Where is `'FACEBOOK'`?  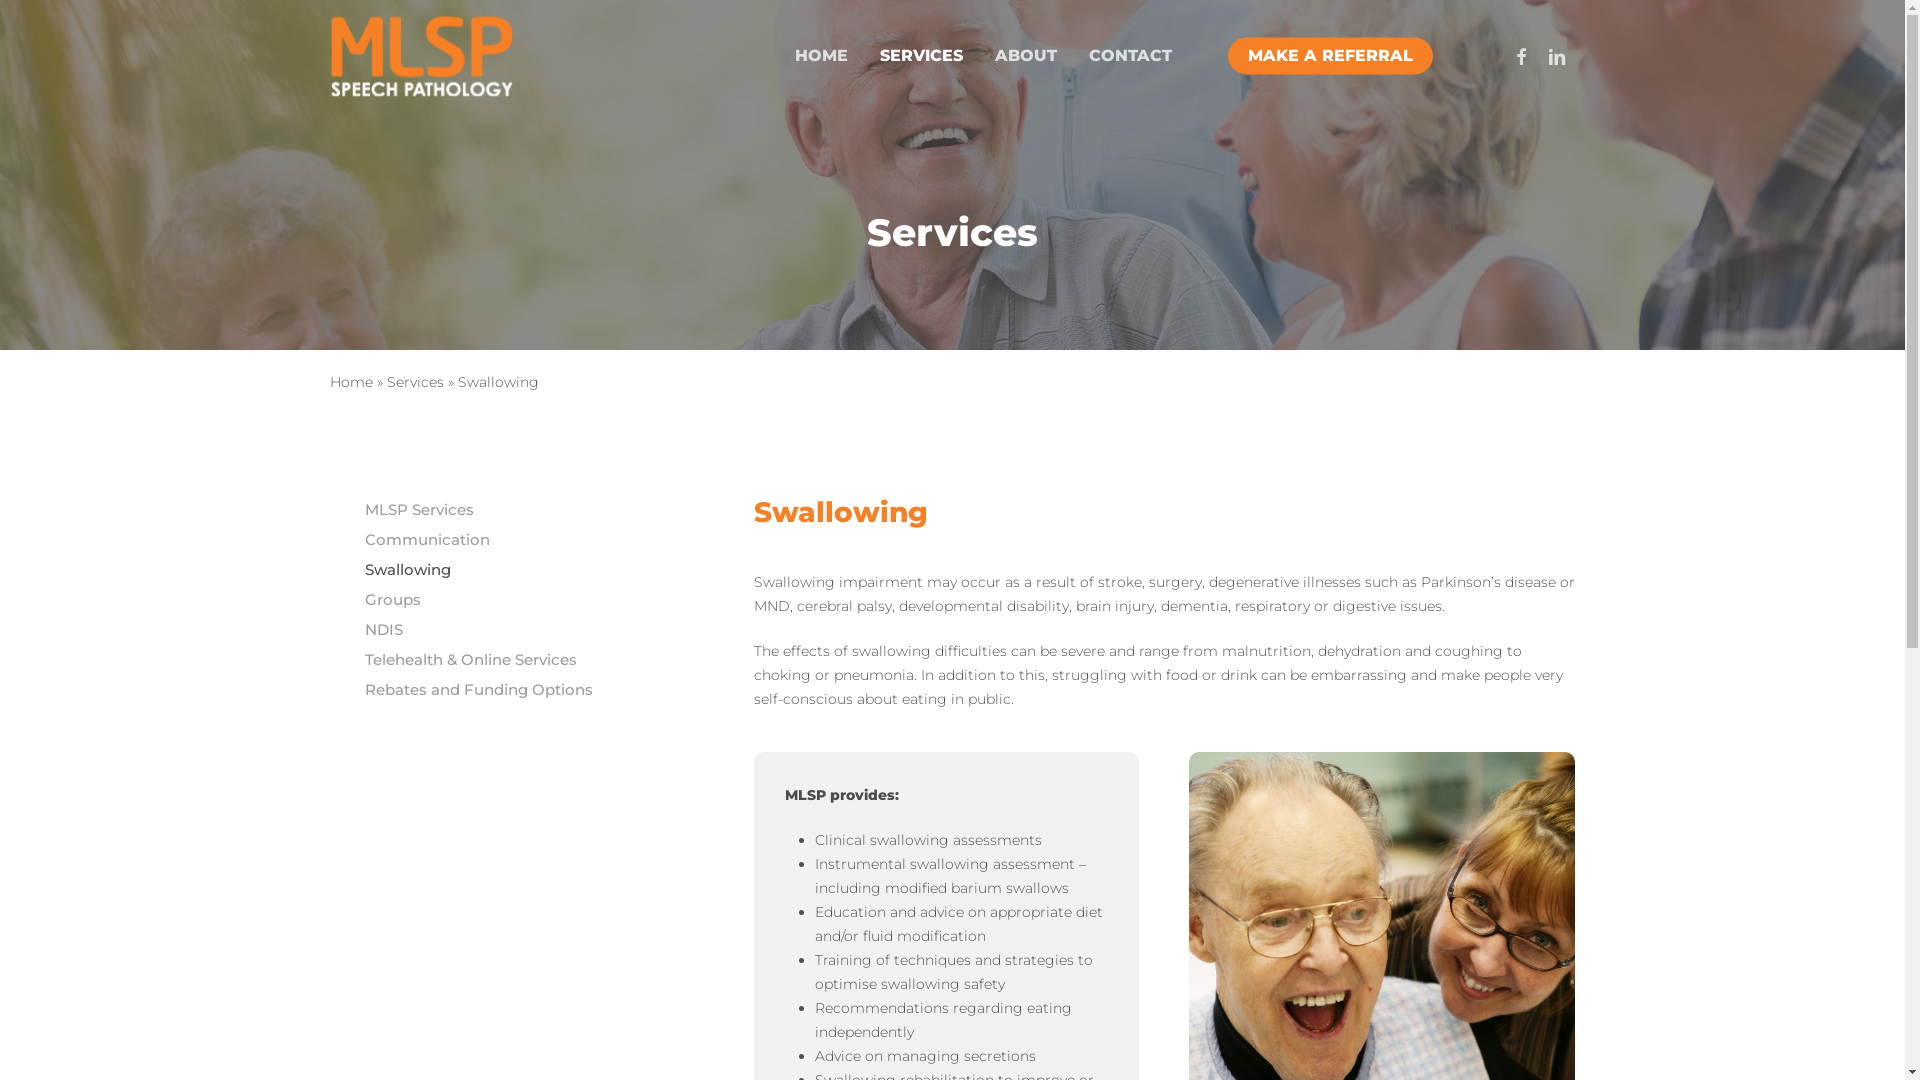 'FACEBOOK' is located at coordinates (1502, 55).